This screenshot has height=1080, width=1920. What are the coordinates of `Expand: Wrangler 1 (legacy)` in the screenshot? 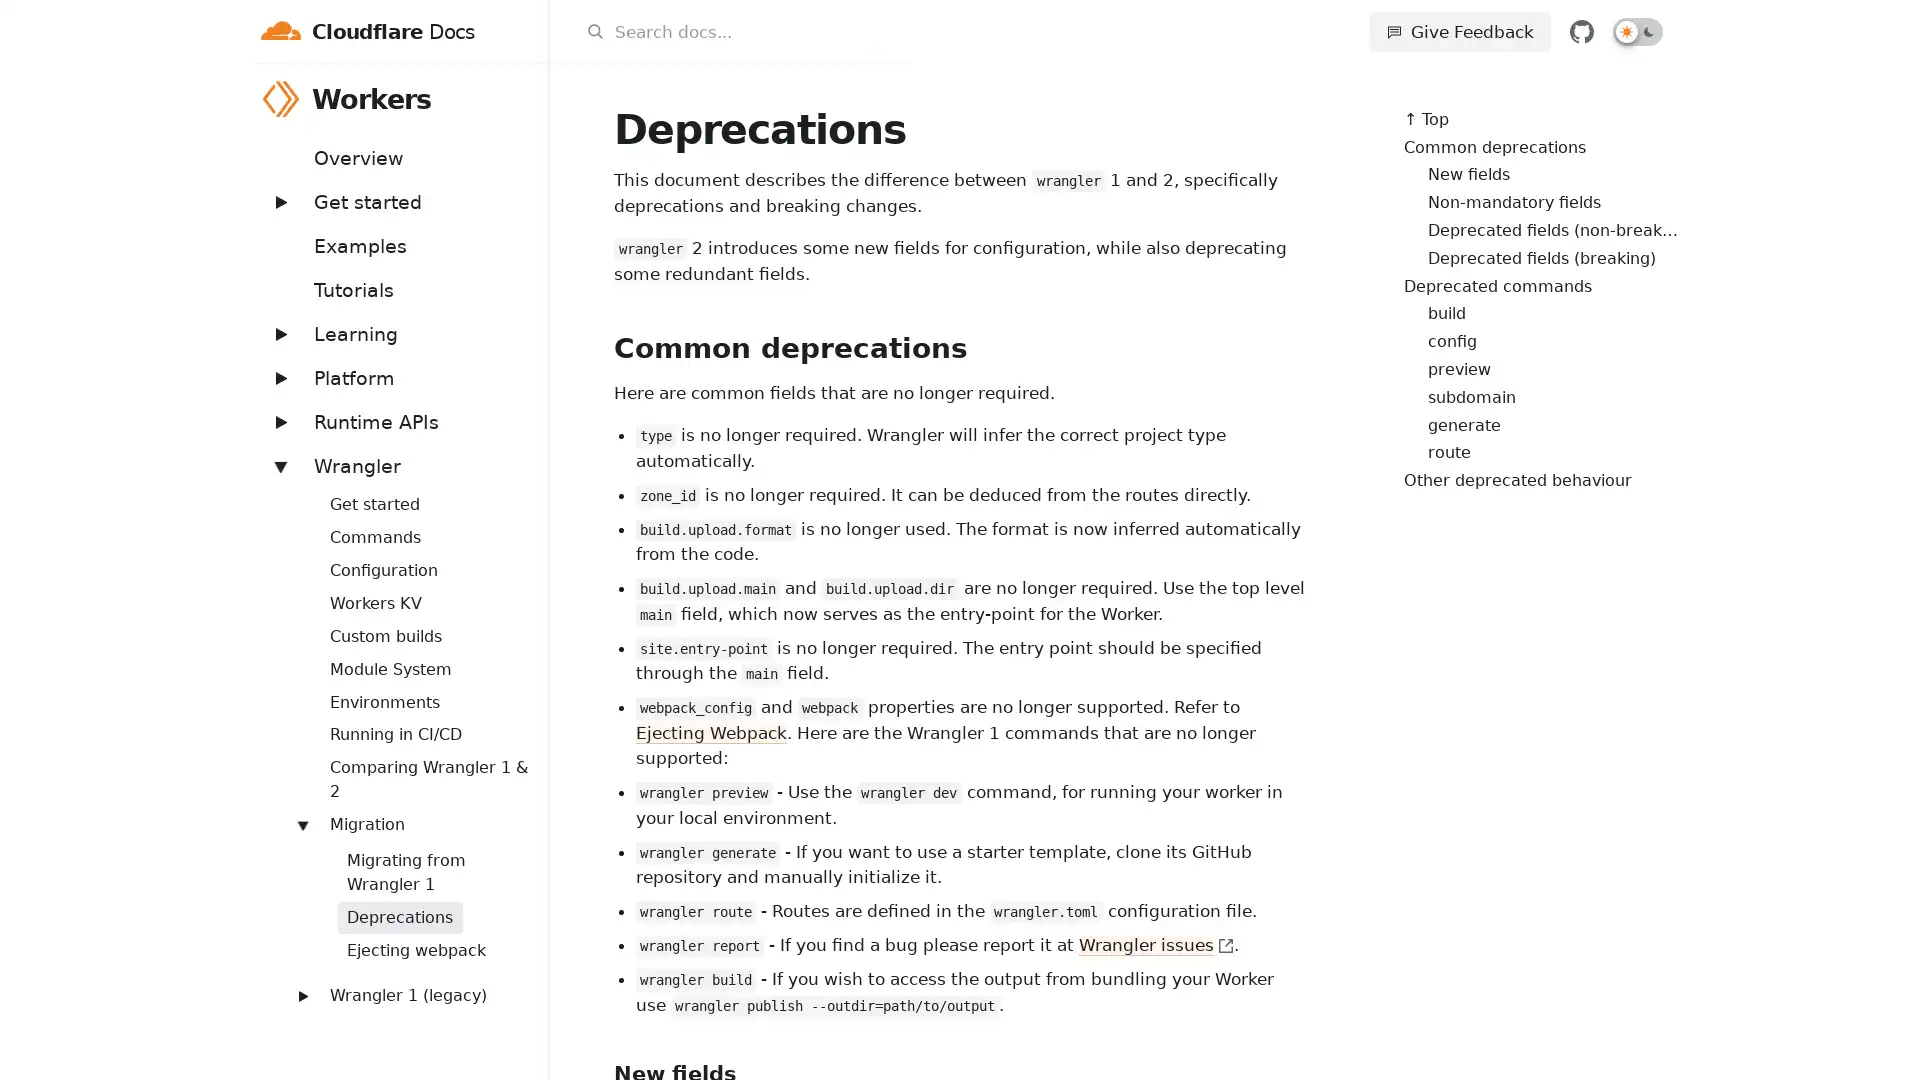 It's located at (301, 995).